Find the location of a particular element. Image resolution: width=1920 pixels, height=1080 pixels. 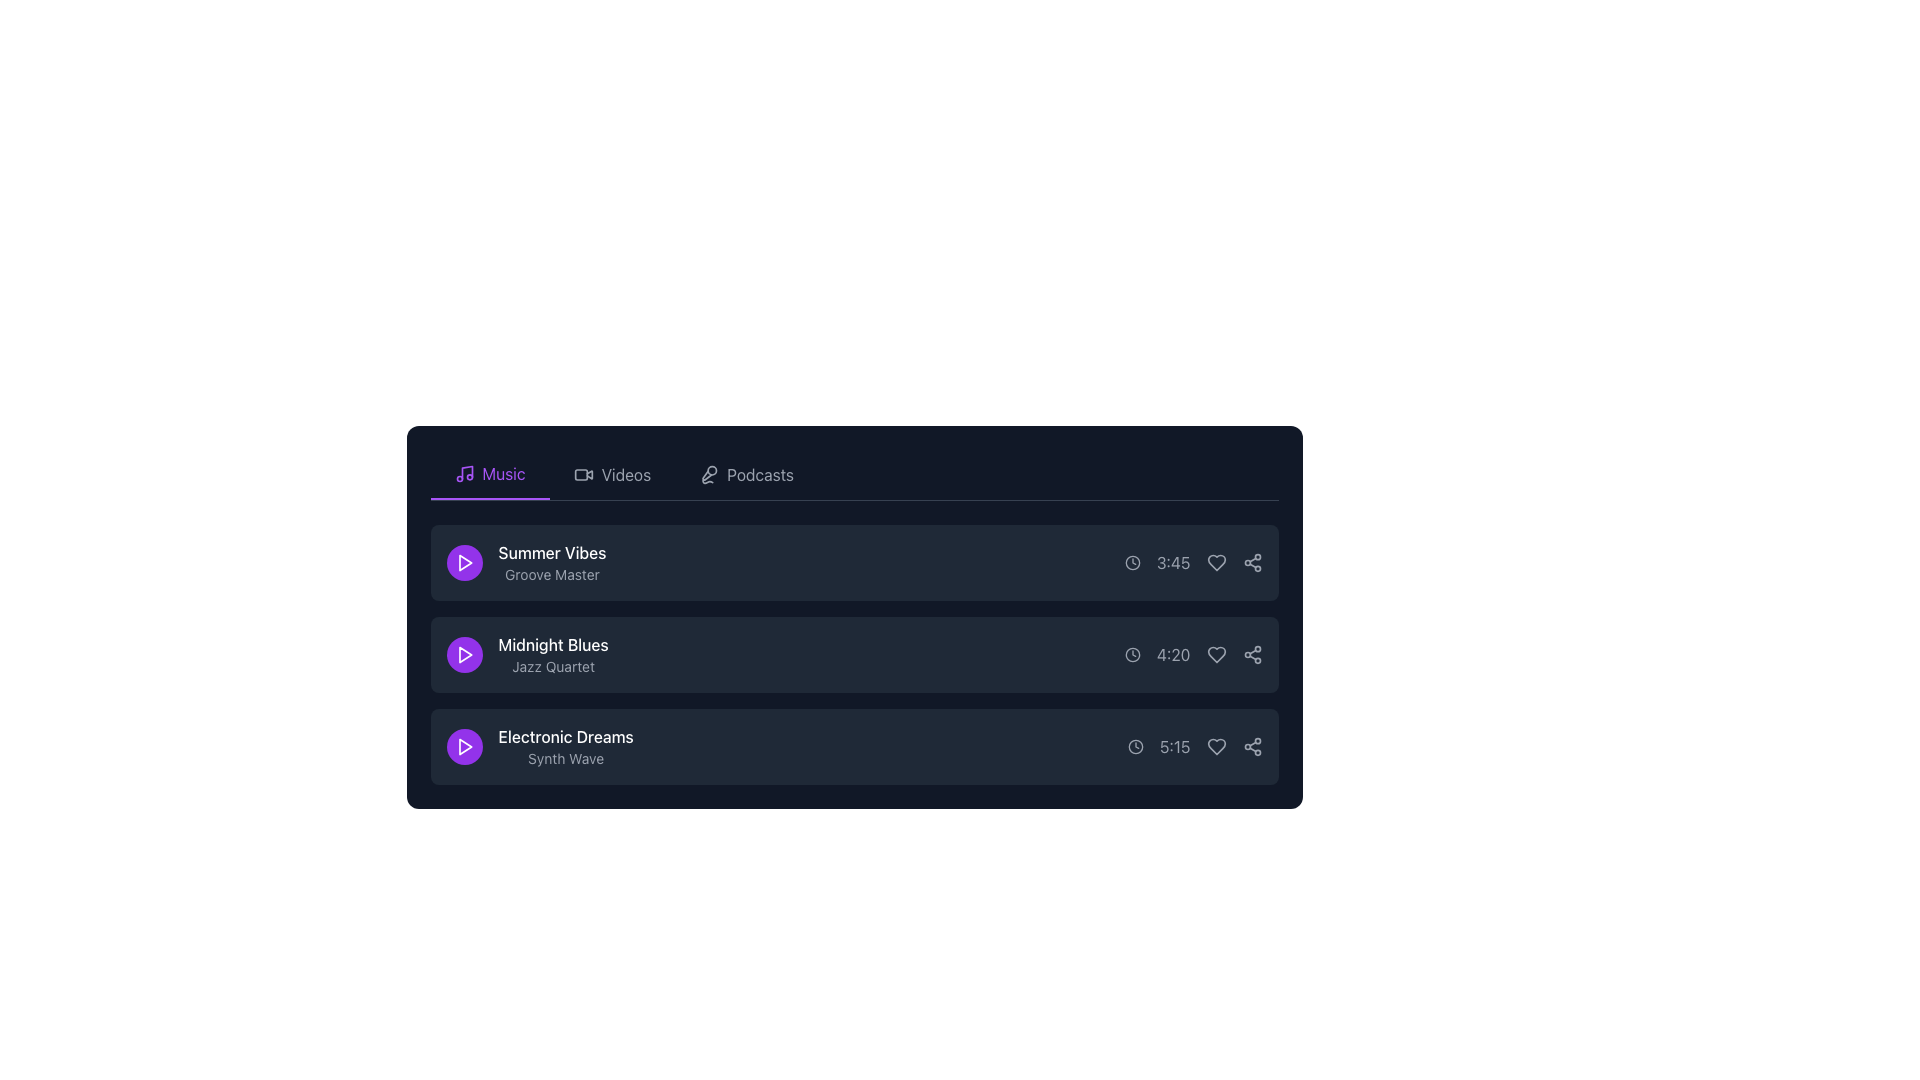

the triangular play icon (SVG) located to the left of the text 'Summer Vibes' is located at coordinates (464, 563).